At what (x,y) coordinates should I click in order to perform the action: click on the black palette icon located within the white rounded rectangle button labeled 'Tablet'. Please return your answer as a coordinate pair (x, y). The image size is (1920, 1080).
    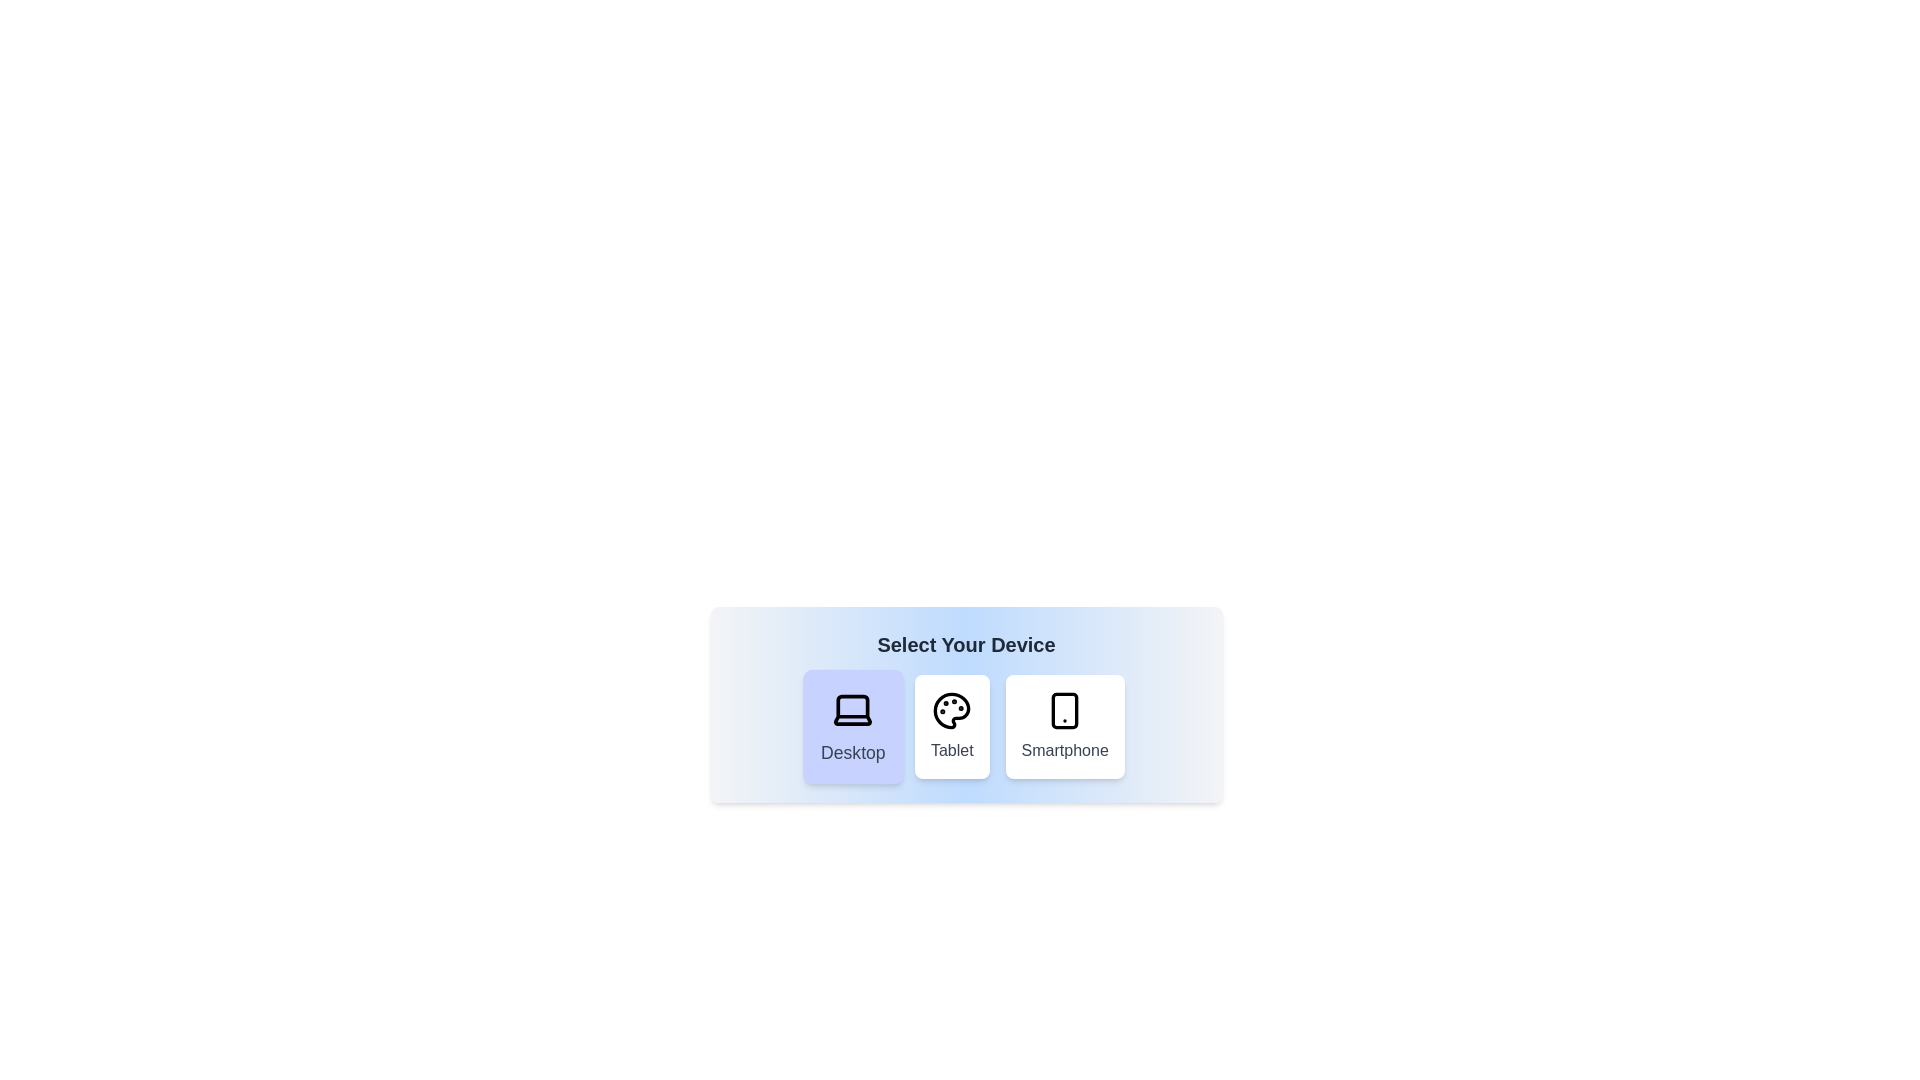
    Looking at the image, I should click on (951, 709).